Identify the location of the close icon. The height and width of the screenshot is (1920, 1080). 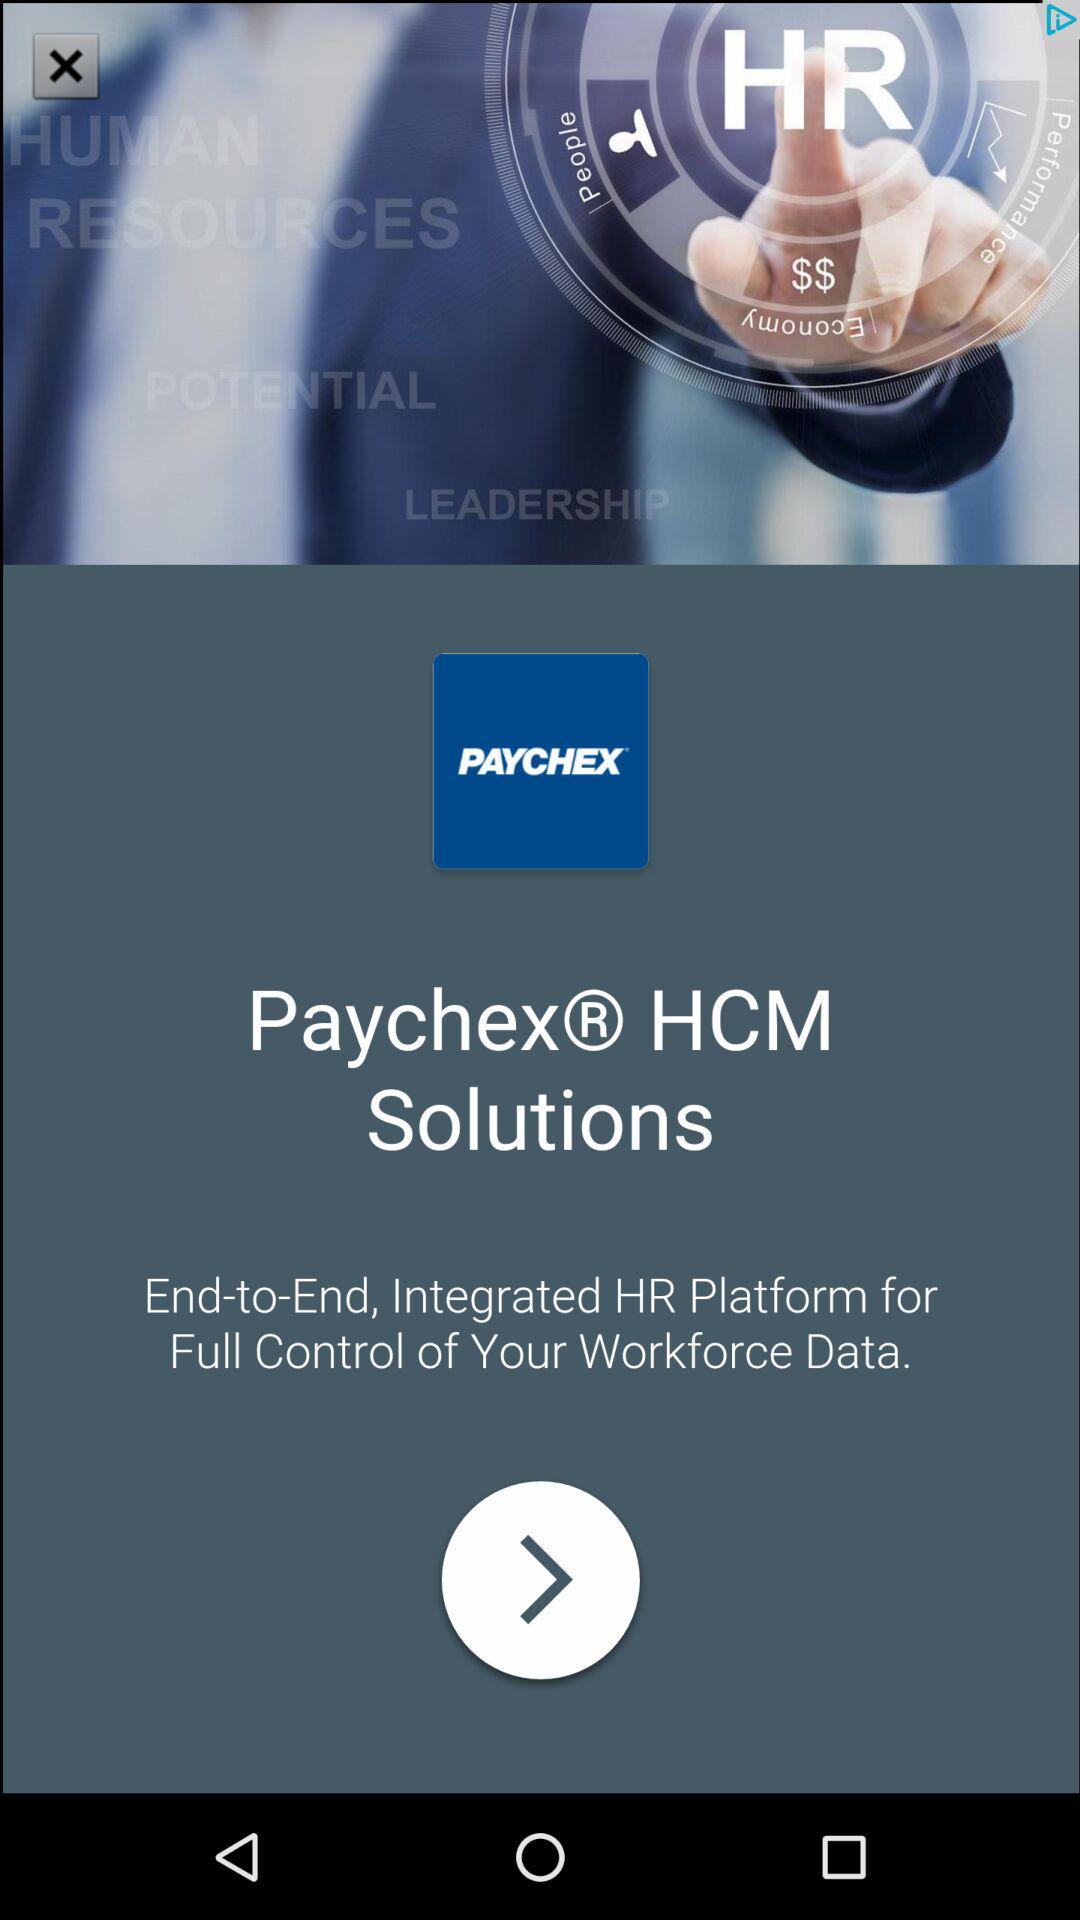
(64, 70).